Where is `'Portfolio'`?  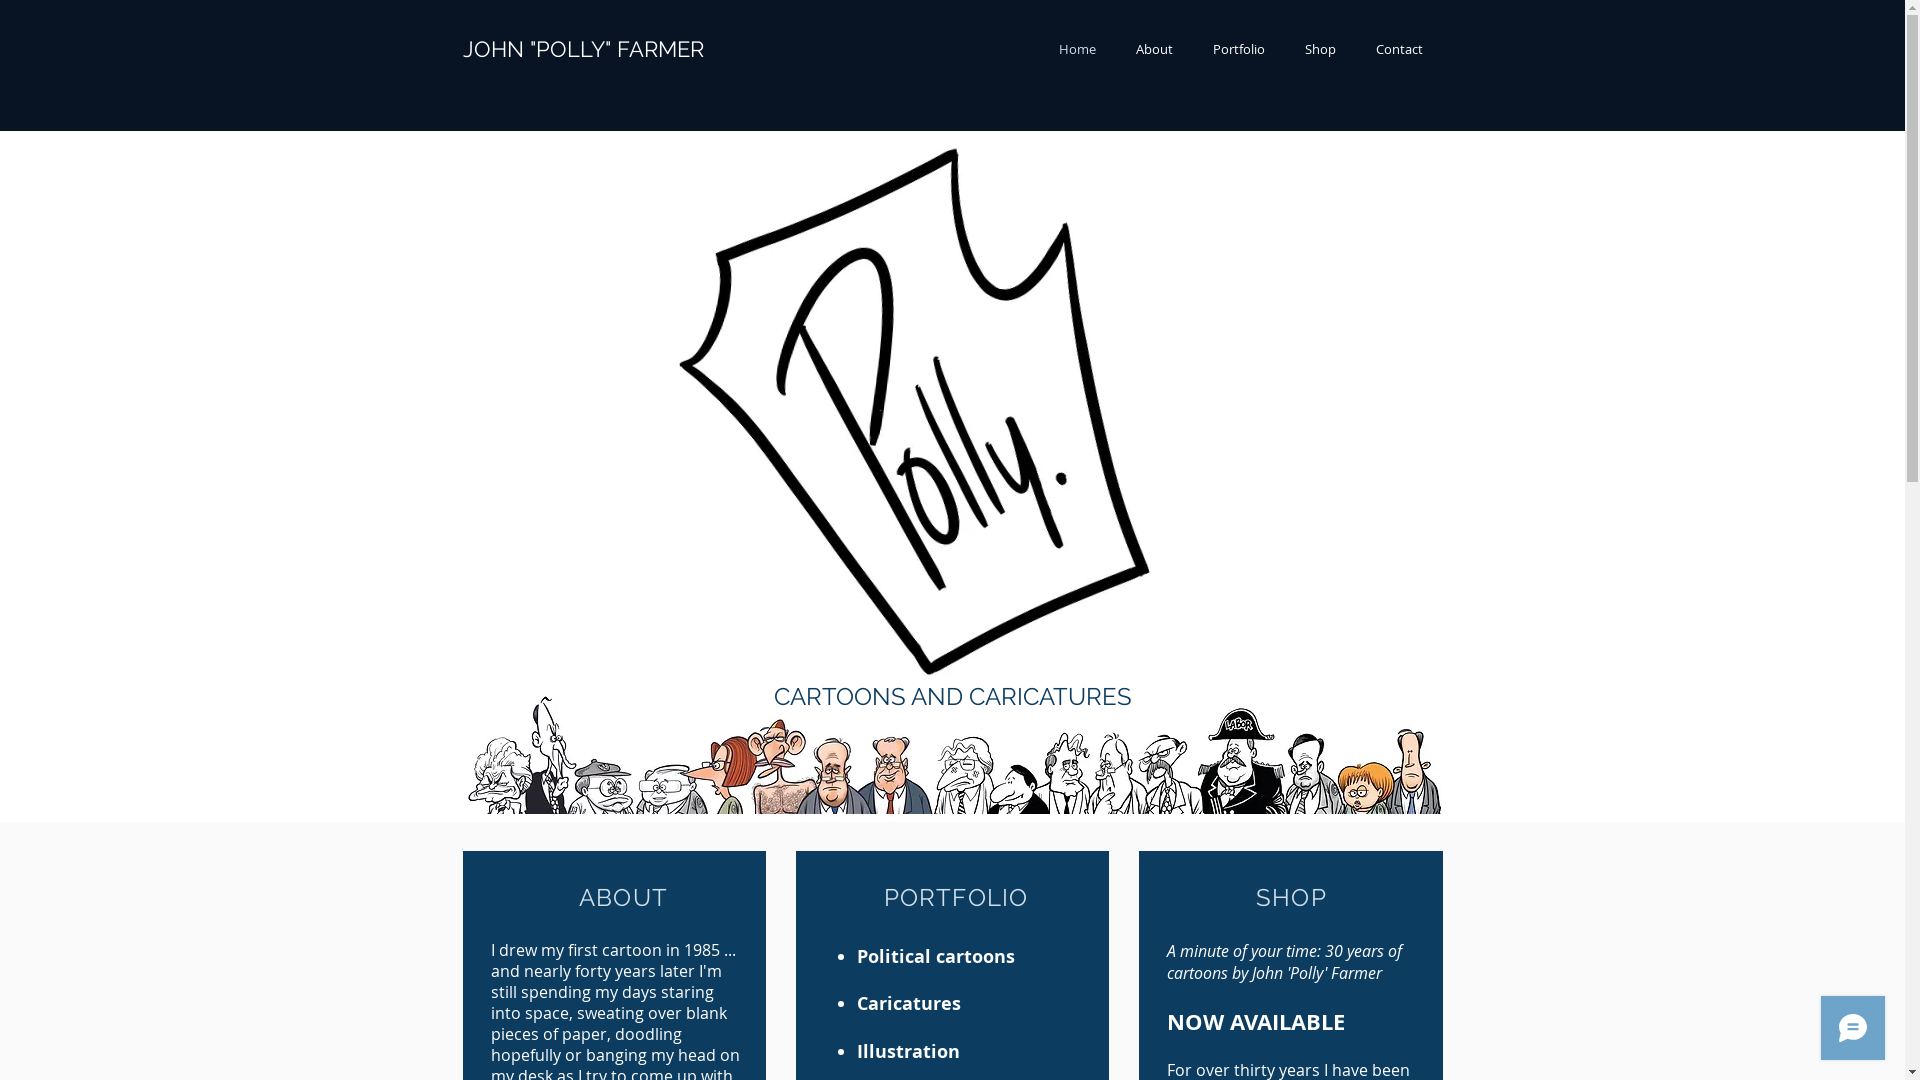
'Portfolio' is located at coordinates (1237, 48).